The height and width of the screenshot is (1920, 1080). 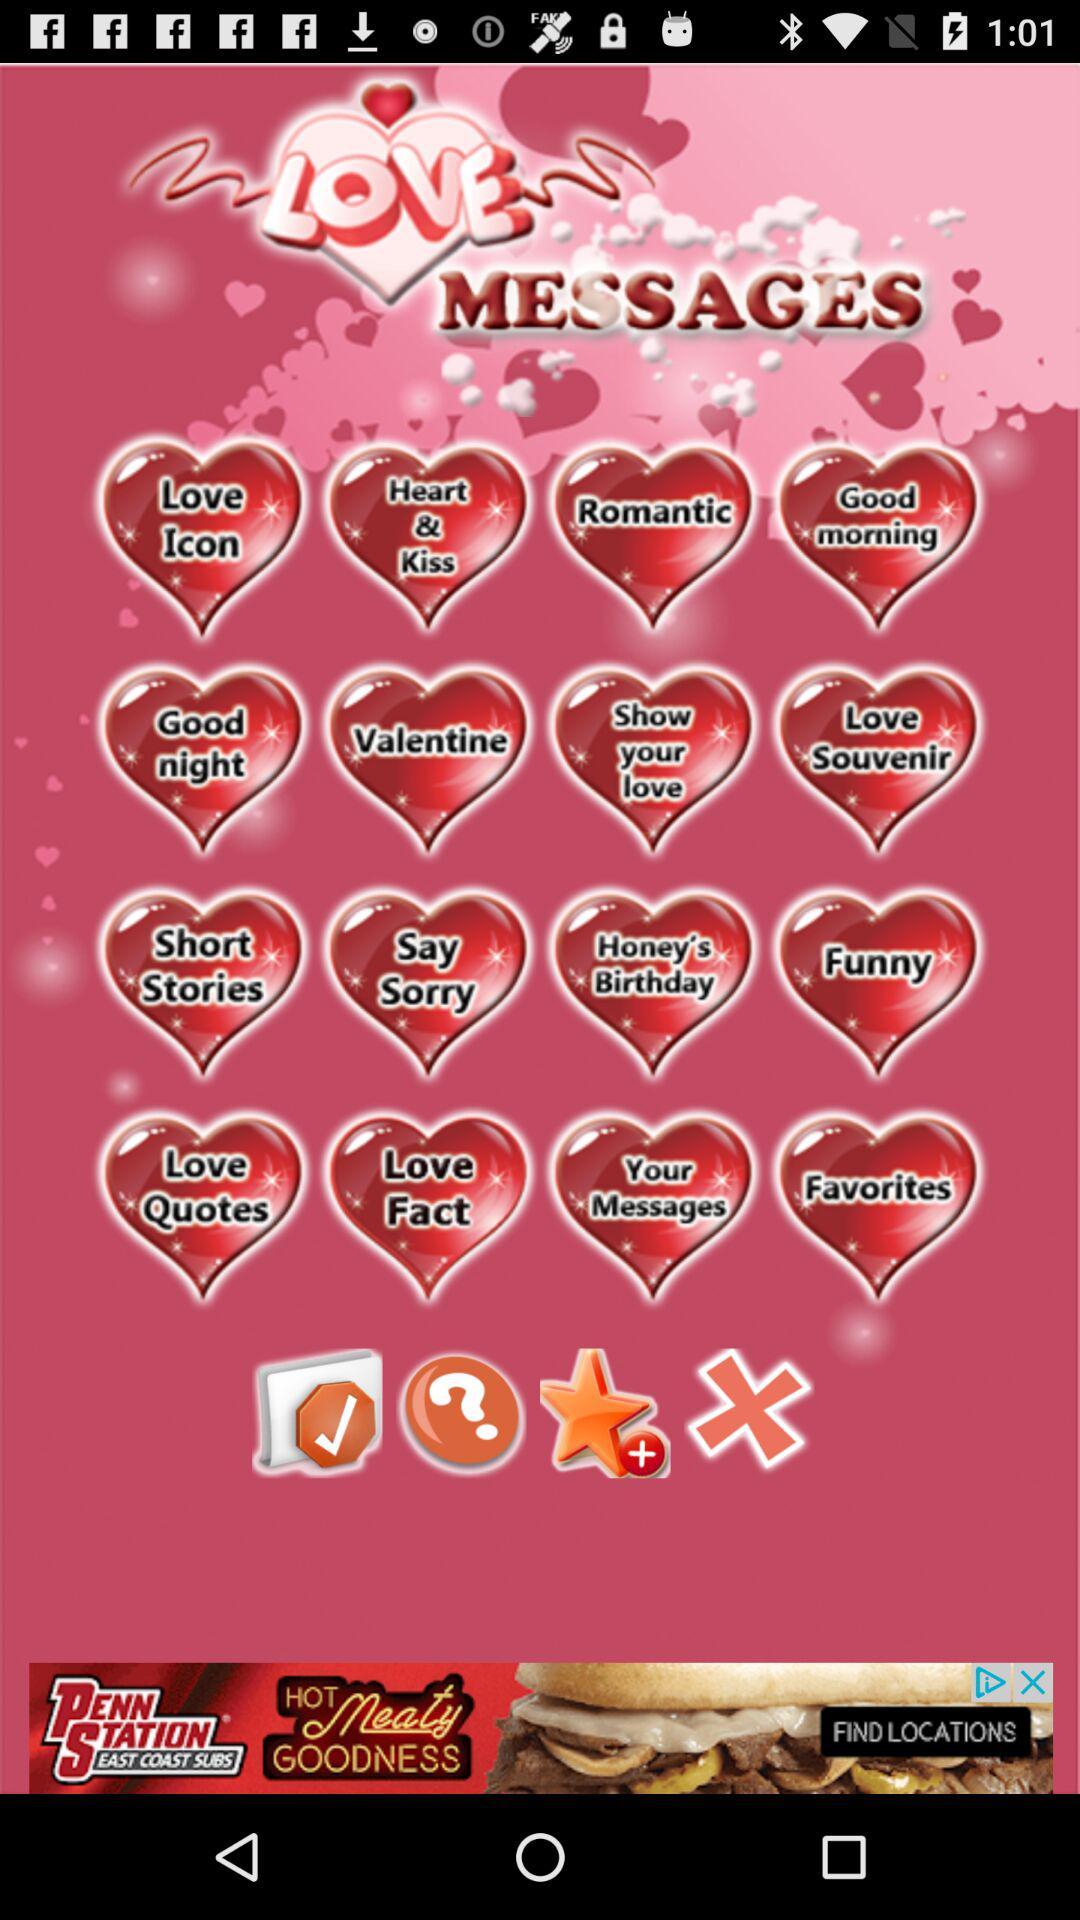 What do you see at coordinates (461, 1412) in the screenshot?
I see `open more information` at bounding box center [461, 1412].